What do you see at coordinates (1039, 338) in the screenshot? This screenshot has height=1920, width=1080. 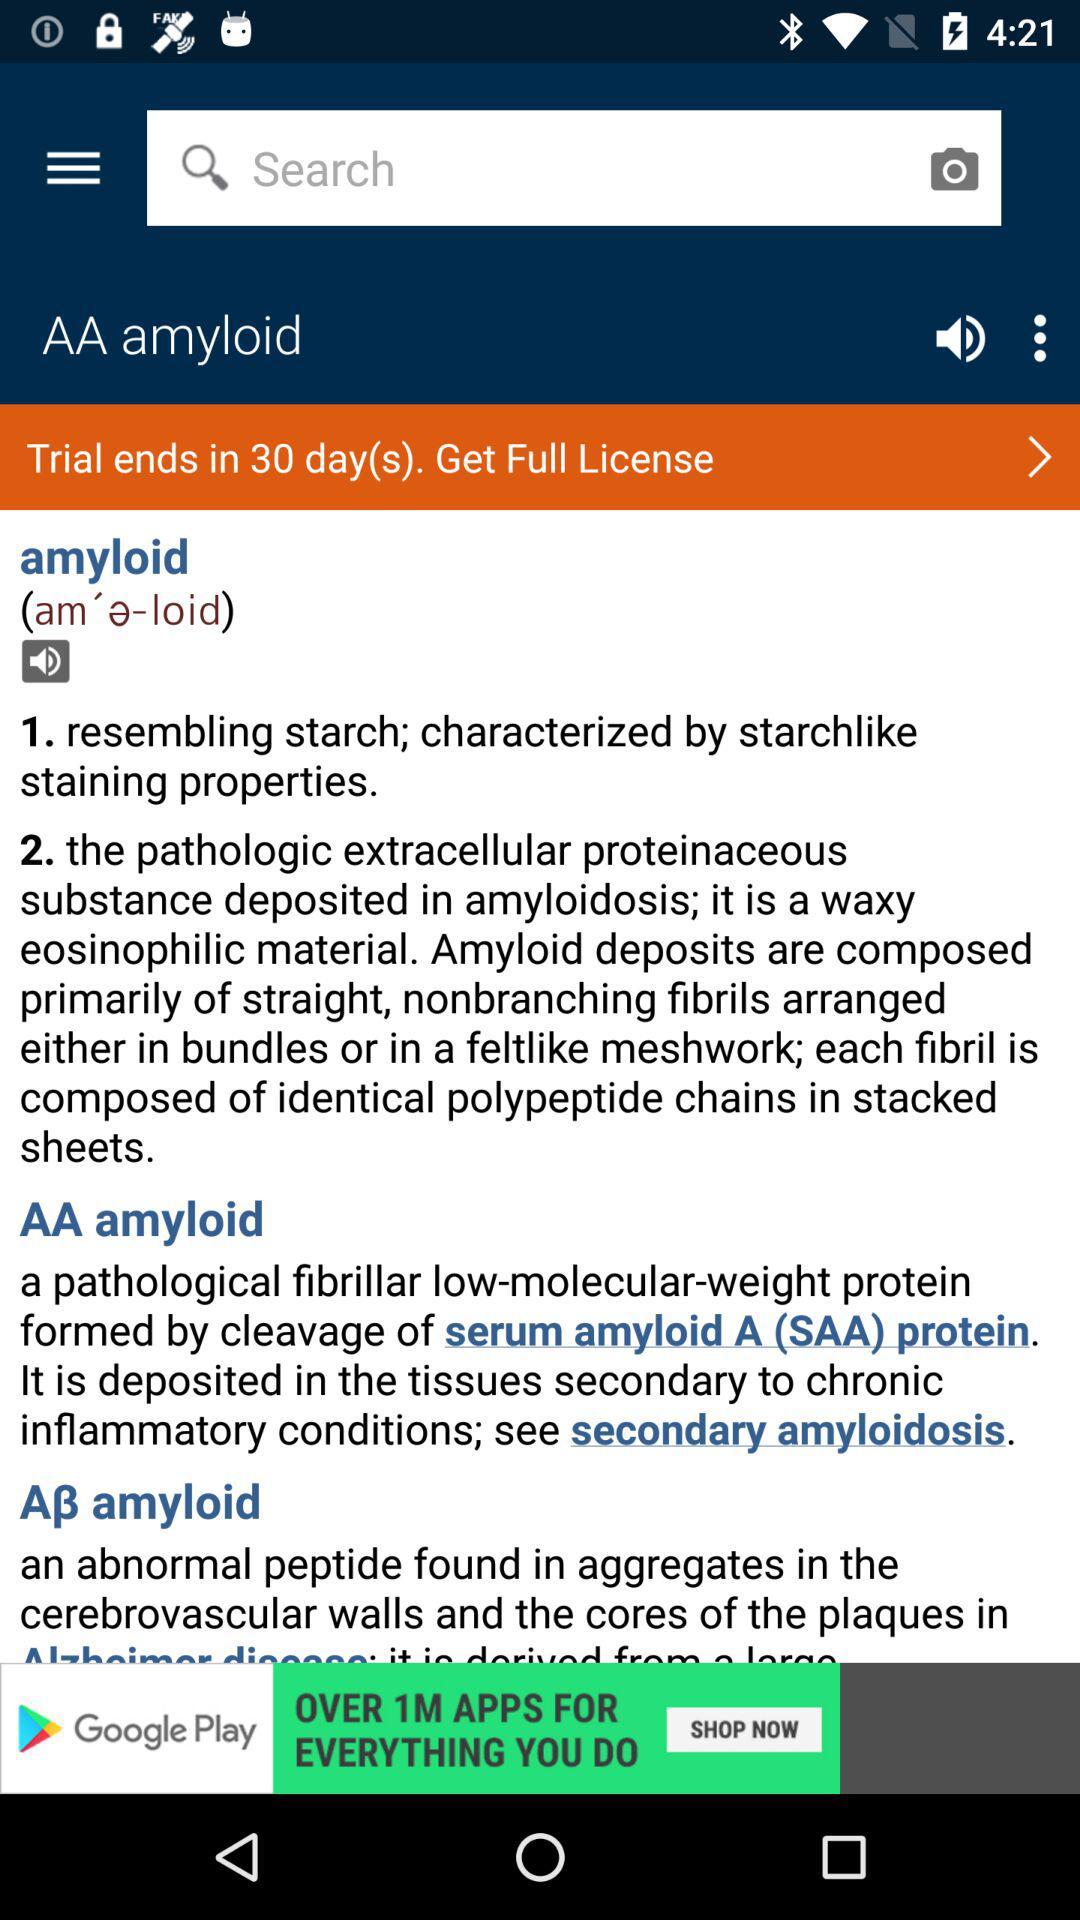 I see `open settings` at bounding box center [1039, 338].